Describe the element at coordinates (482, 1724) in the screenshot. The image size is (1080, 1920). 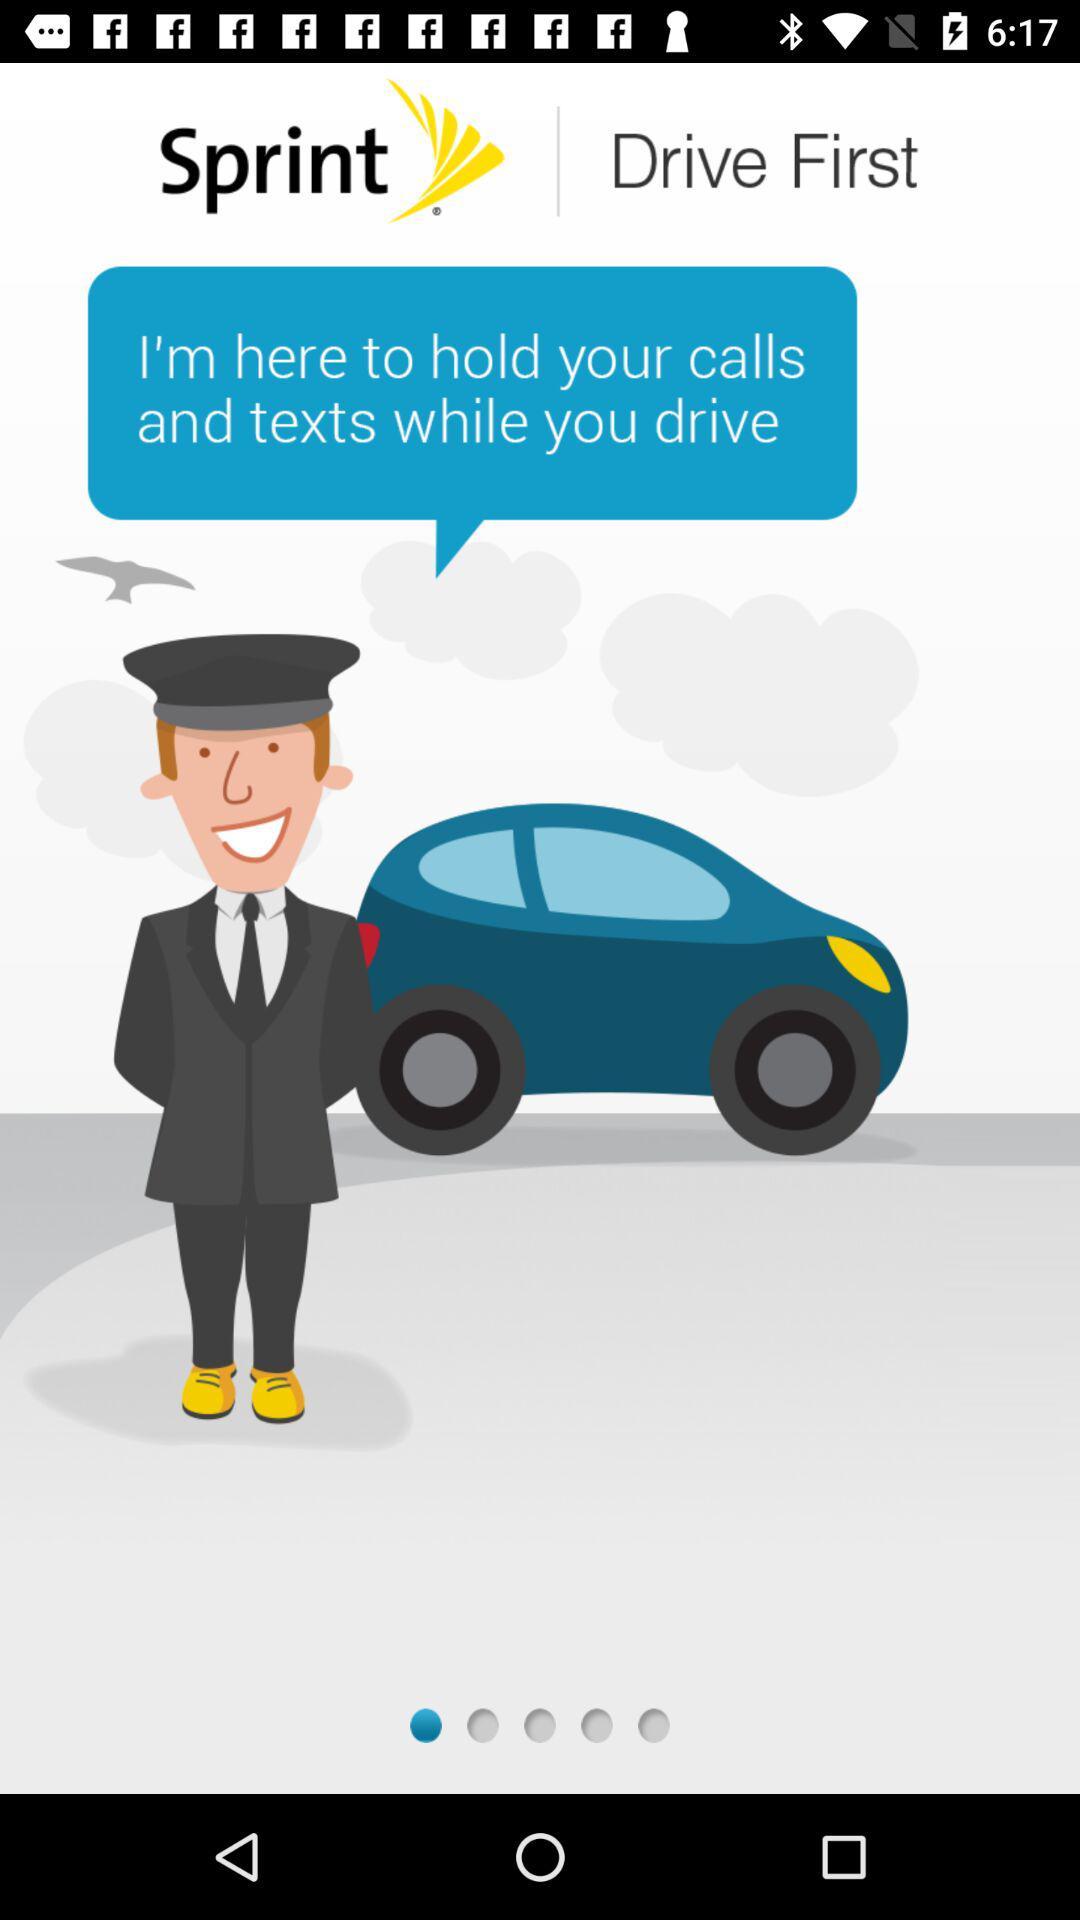
I see `2nd page` at that location.